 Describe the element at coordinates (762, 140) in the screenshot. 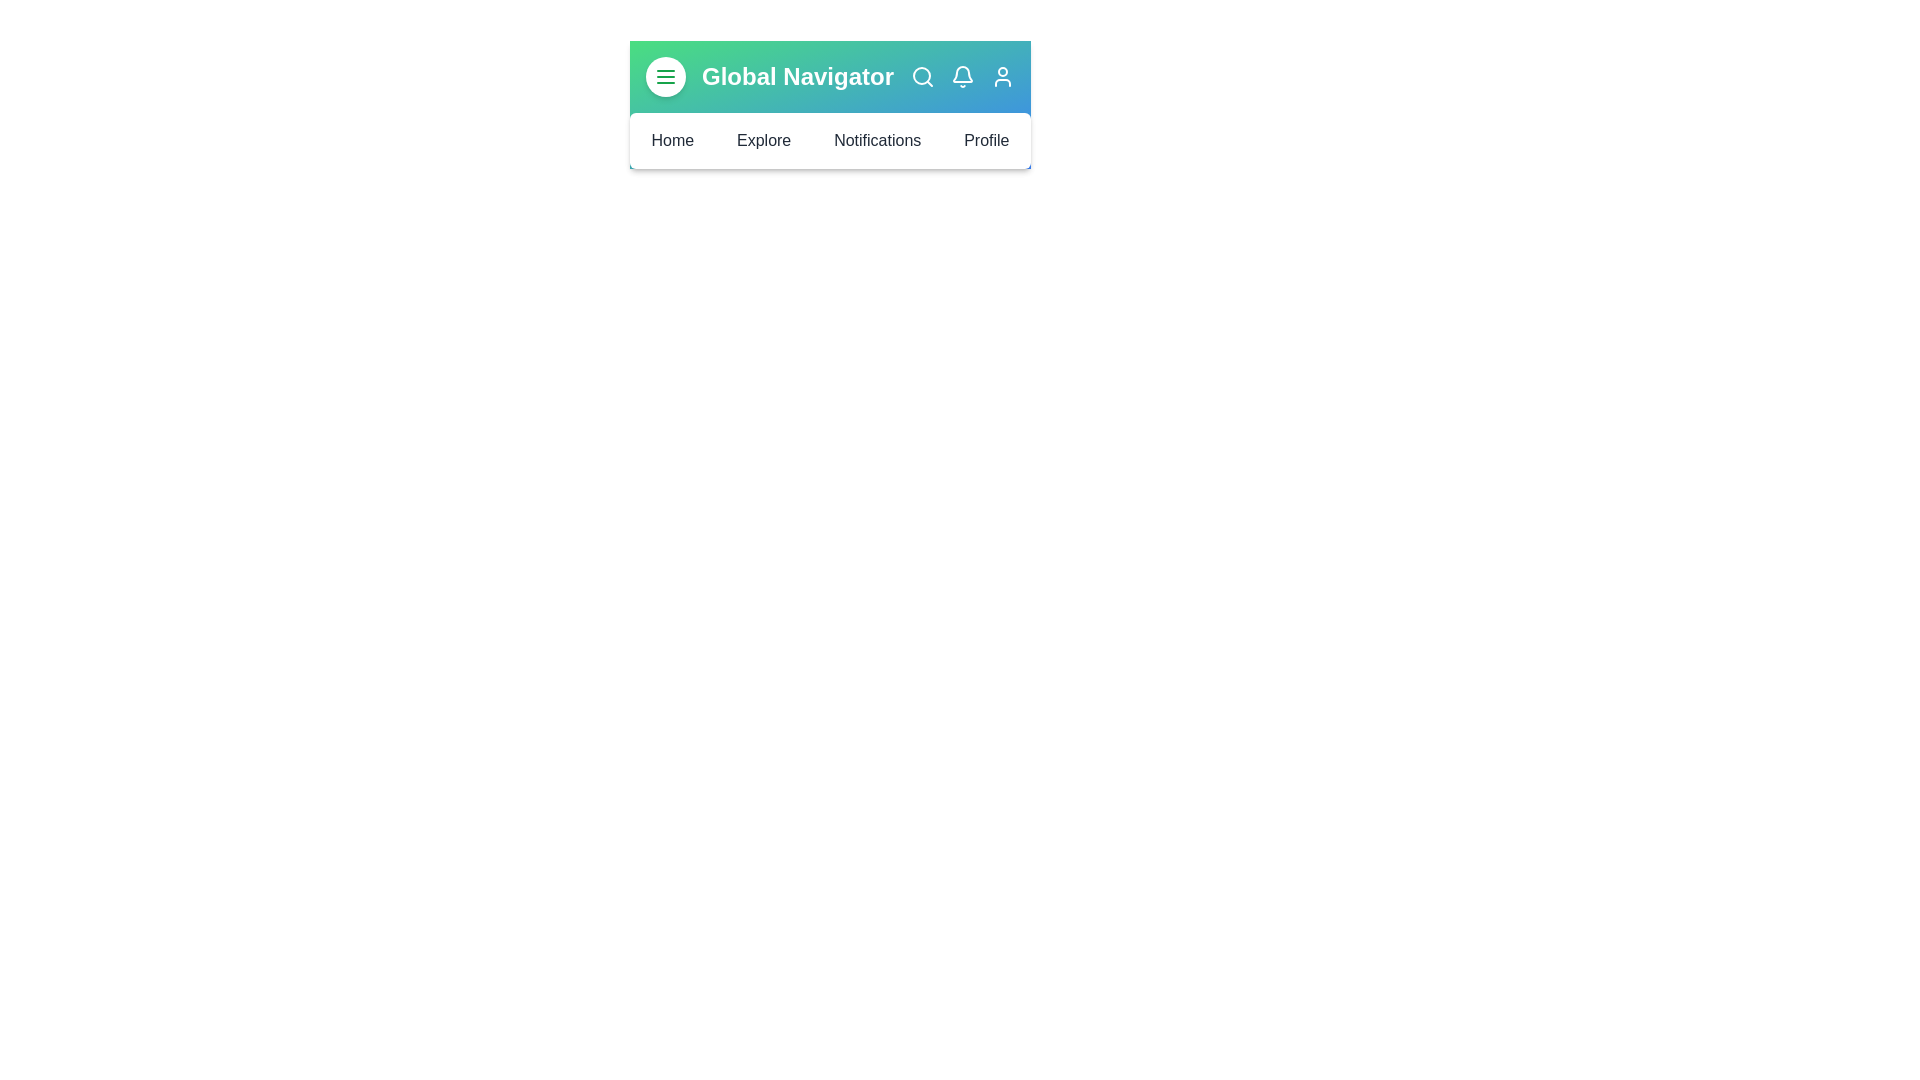

I see `the menu item Explore to preview its interactive state` at that location.